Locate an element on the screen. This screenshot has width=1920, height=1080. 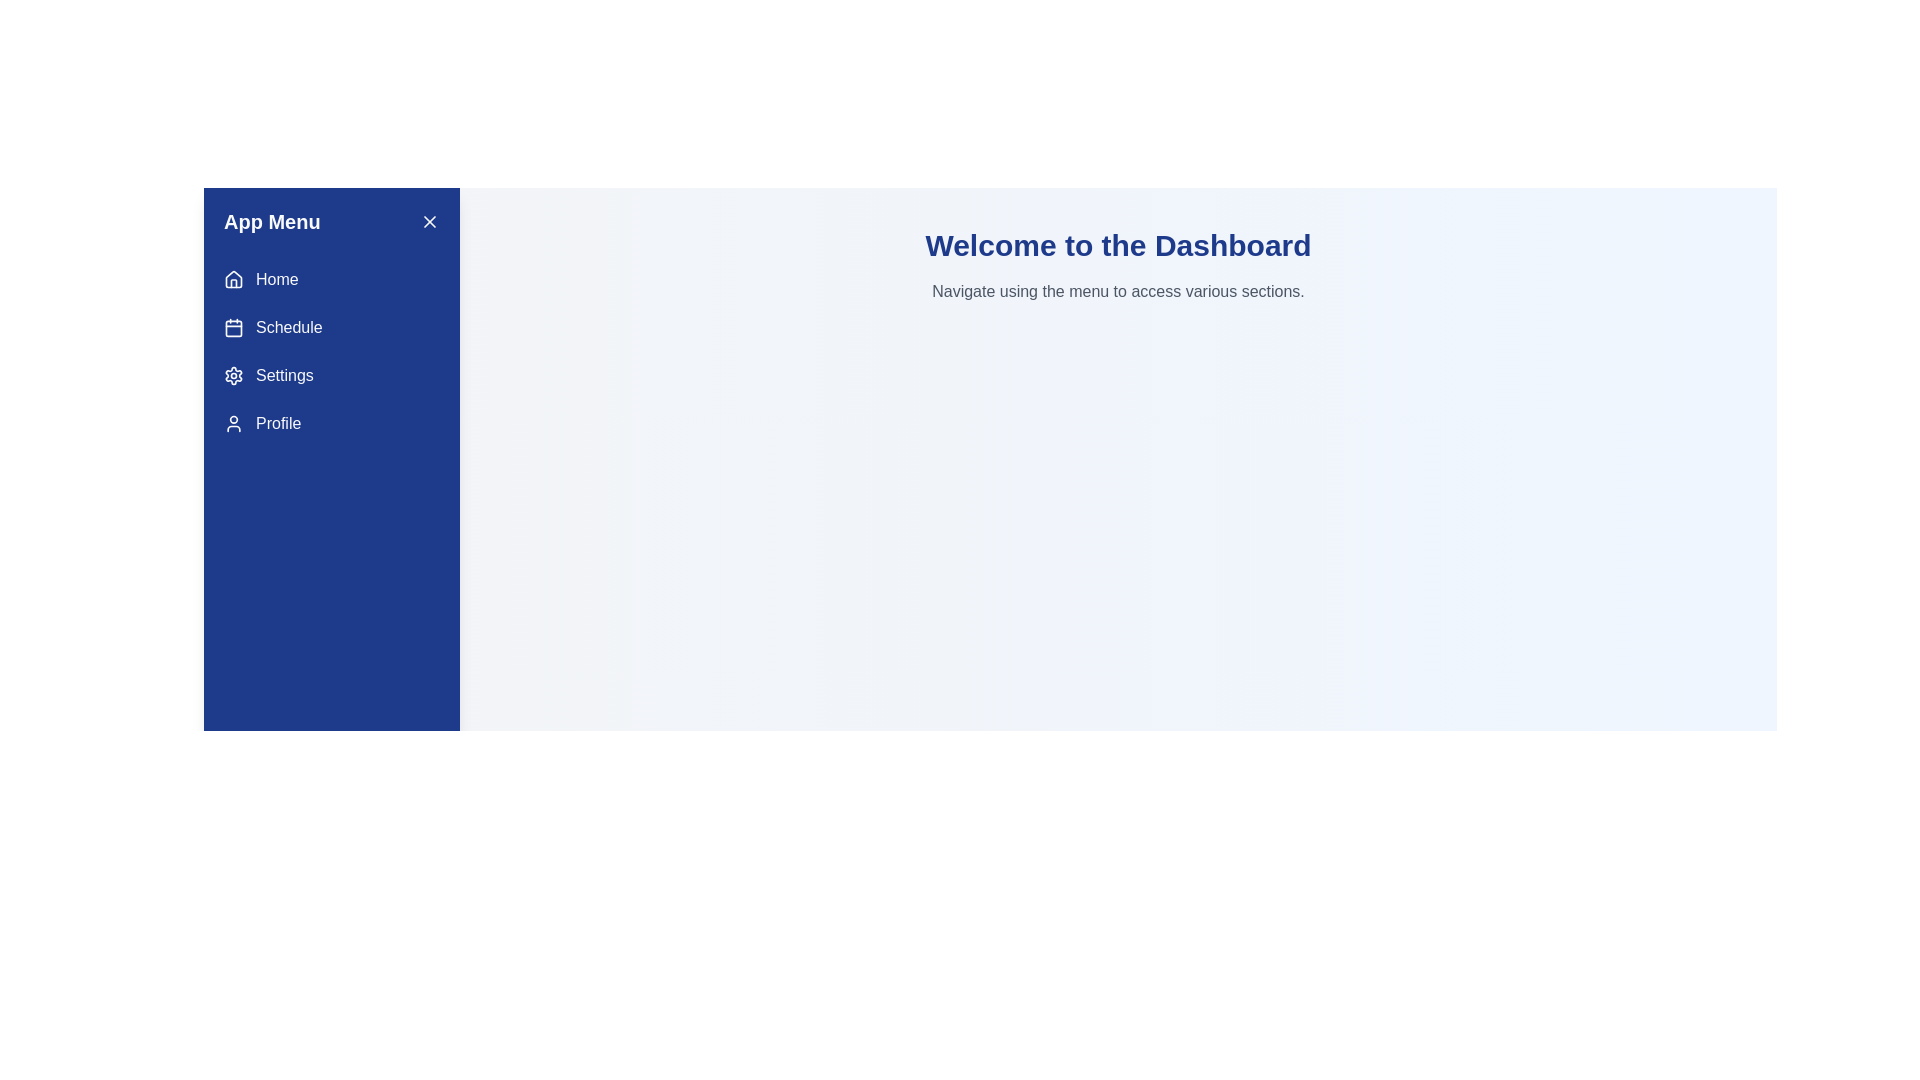
the menu item Schedule to navigate to the corresponding section is located at coordinates (331, 326).